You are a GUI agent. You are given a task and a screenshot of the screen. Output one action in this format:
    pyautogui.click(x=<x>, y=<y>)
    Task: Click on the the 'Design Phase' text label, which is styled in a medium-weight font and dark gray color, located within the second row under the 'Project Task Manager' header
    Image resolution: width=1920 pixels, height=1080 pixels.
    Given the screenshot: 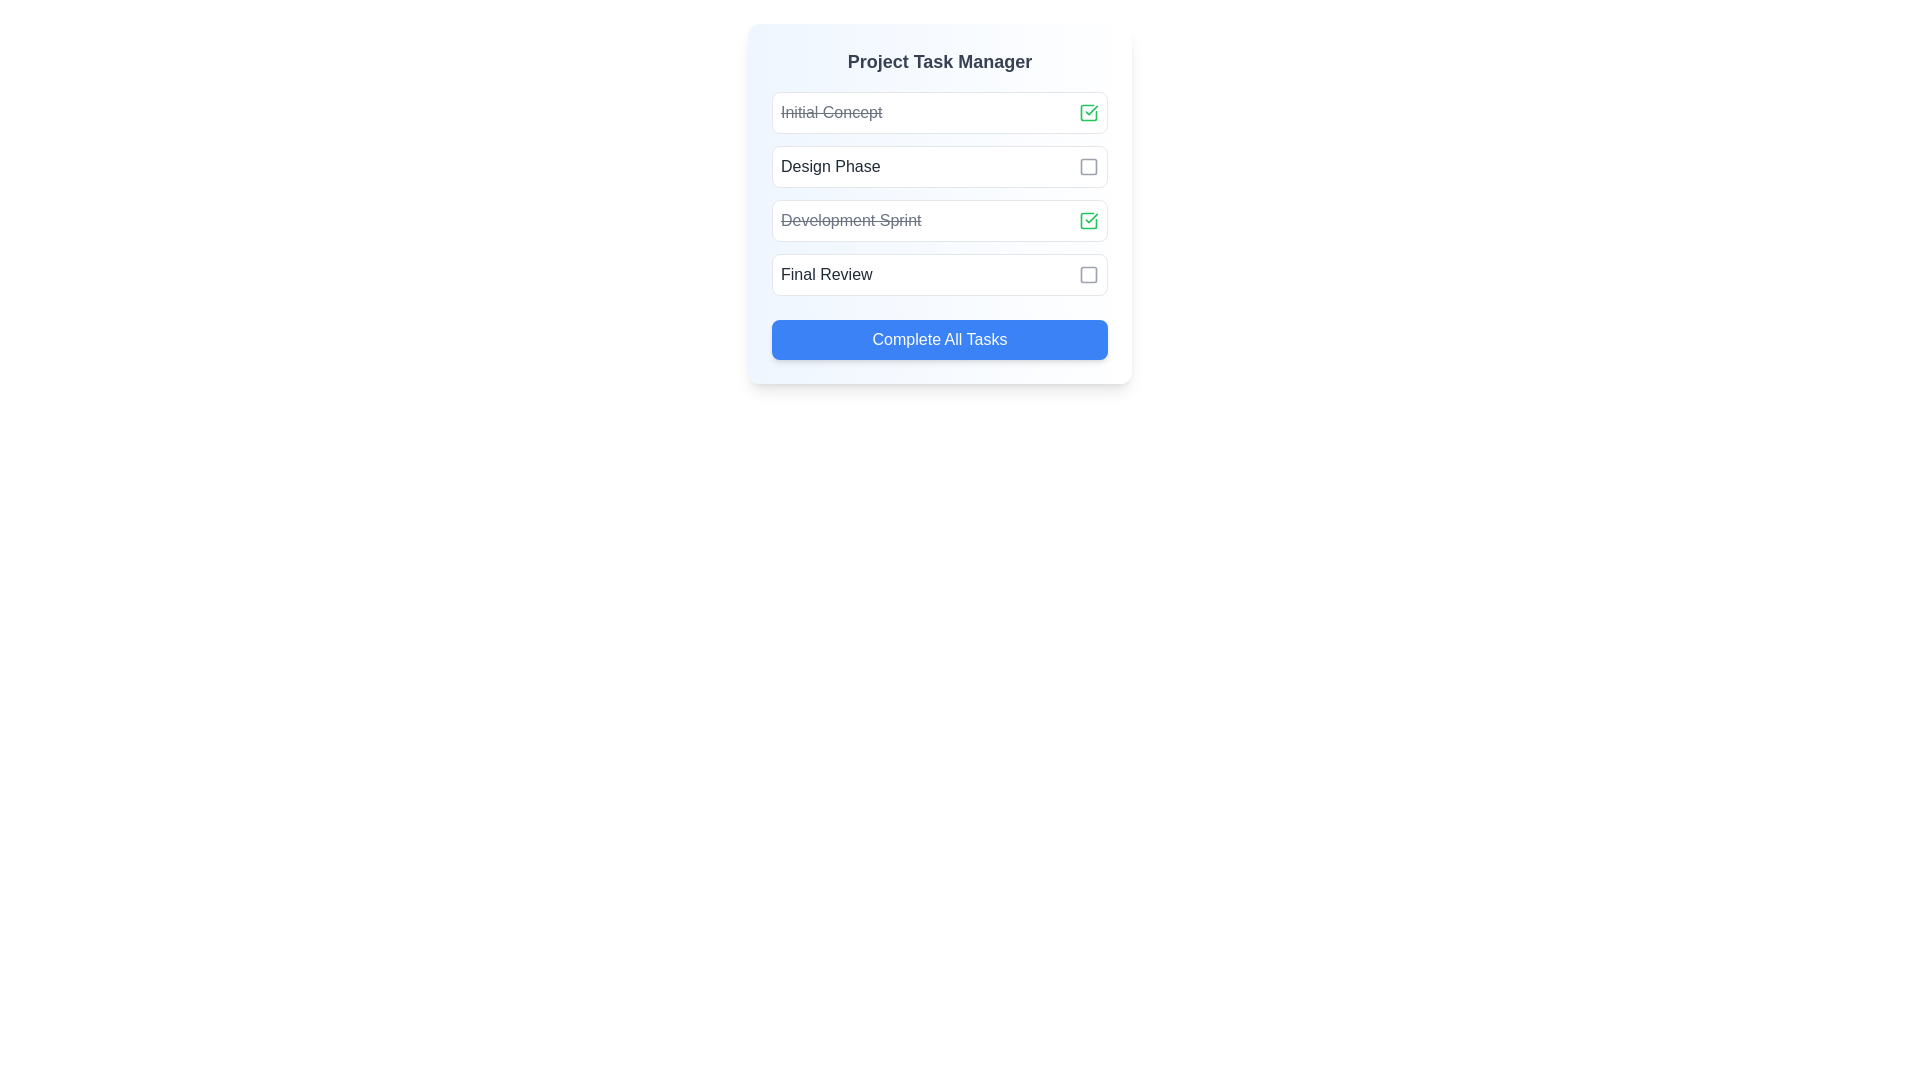 What is the action you would take?
    pyautogui.click(x=830, y=165)
    